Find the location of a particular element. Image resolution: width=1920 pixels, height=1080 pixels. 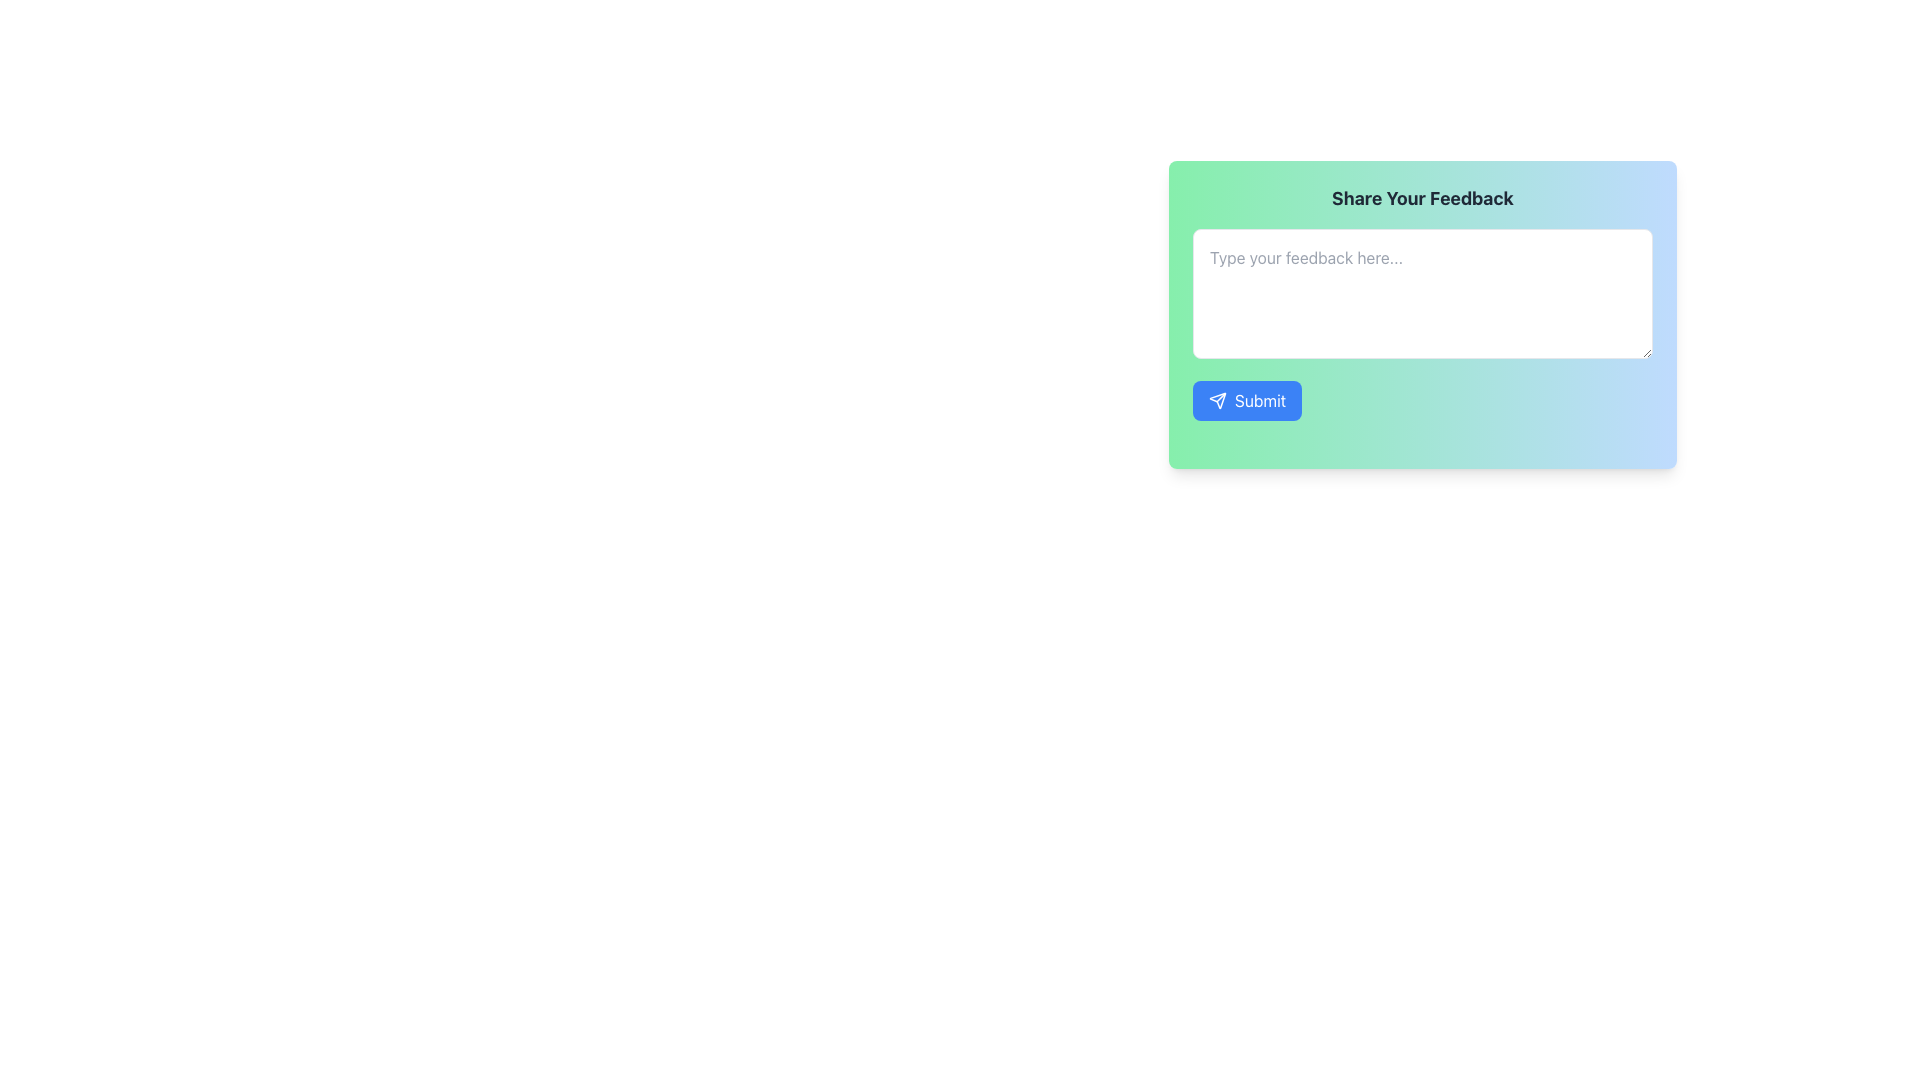

the sending icon within the blue 'Submit' button located at the bottom-left corner of the feedback submission form is located at coordinates (1217, 401).